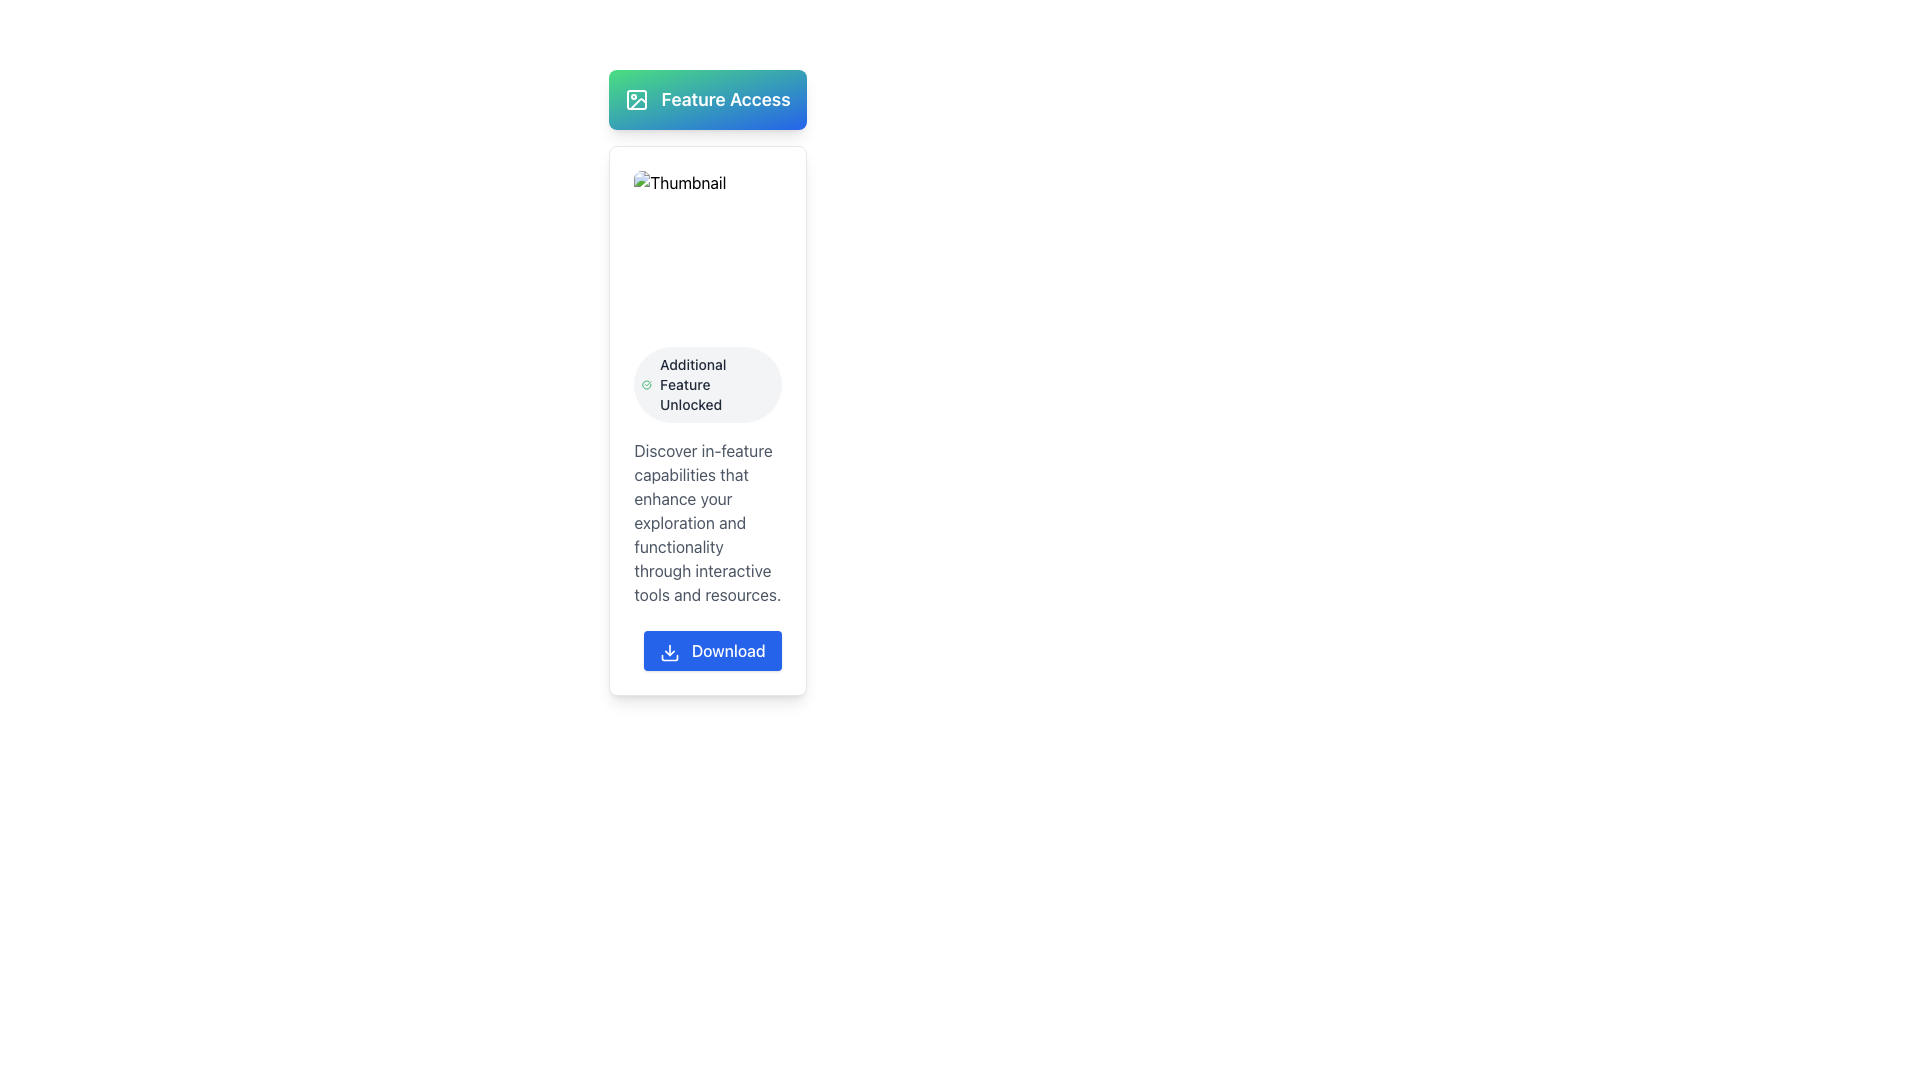 This screenshot has width=1920, height=1080. What do you see at coordinates (647, 385) in the screenshot?
I see `the completed or unlocked status icon located to the left of the text 'Additional Feature Unlocked', which is centrally aligned at the top of a card layout` at bounding box center [647, 385].